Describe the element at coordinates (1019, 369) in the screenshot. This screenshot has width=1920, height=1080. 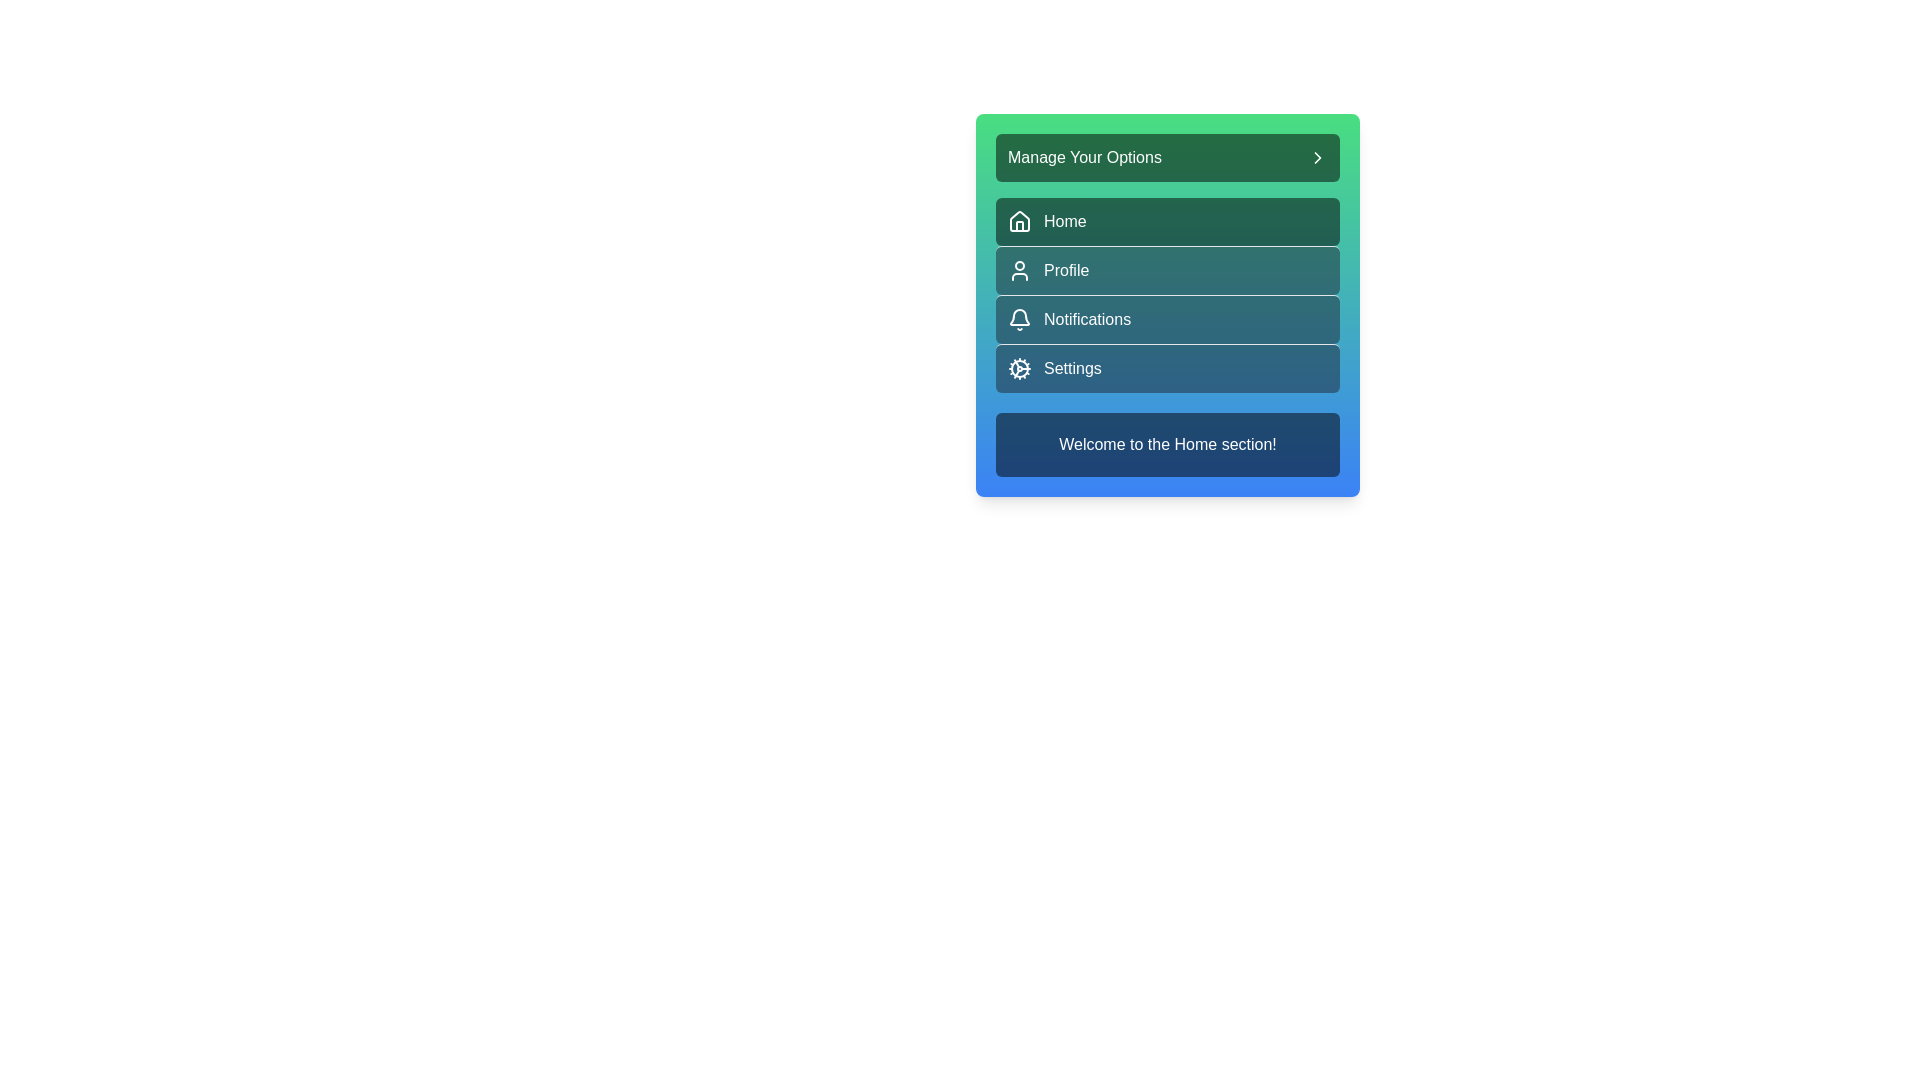
I see `the cogwheel icon representing settings, which is the first icon in the 'Settings' section of a vertical list, located to the left of the text 'Settings'` at that location.